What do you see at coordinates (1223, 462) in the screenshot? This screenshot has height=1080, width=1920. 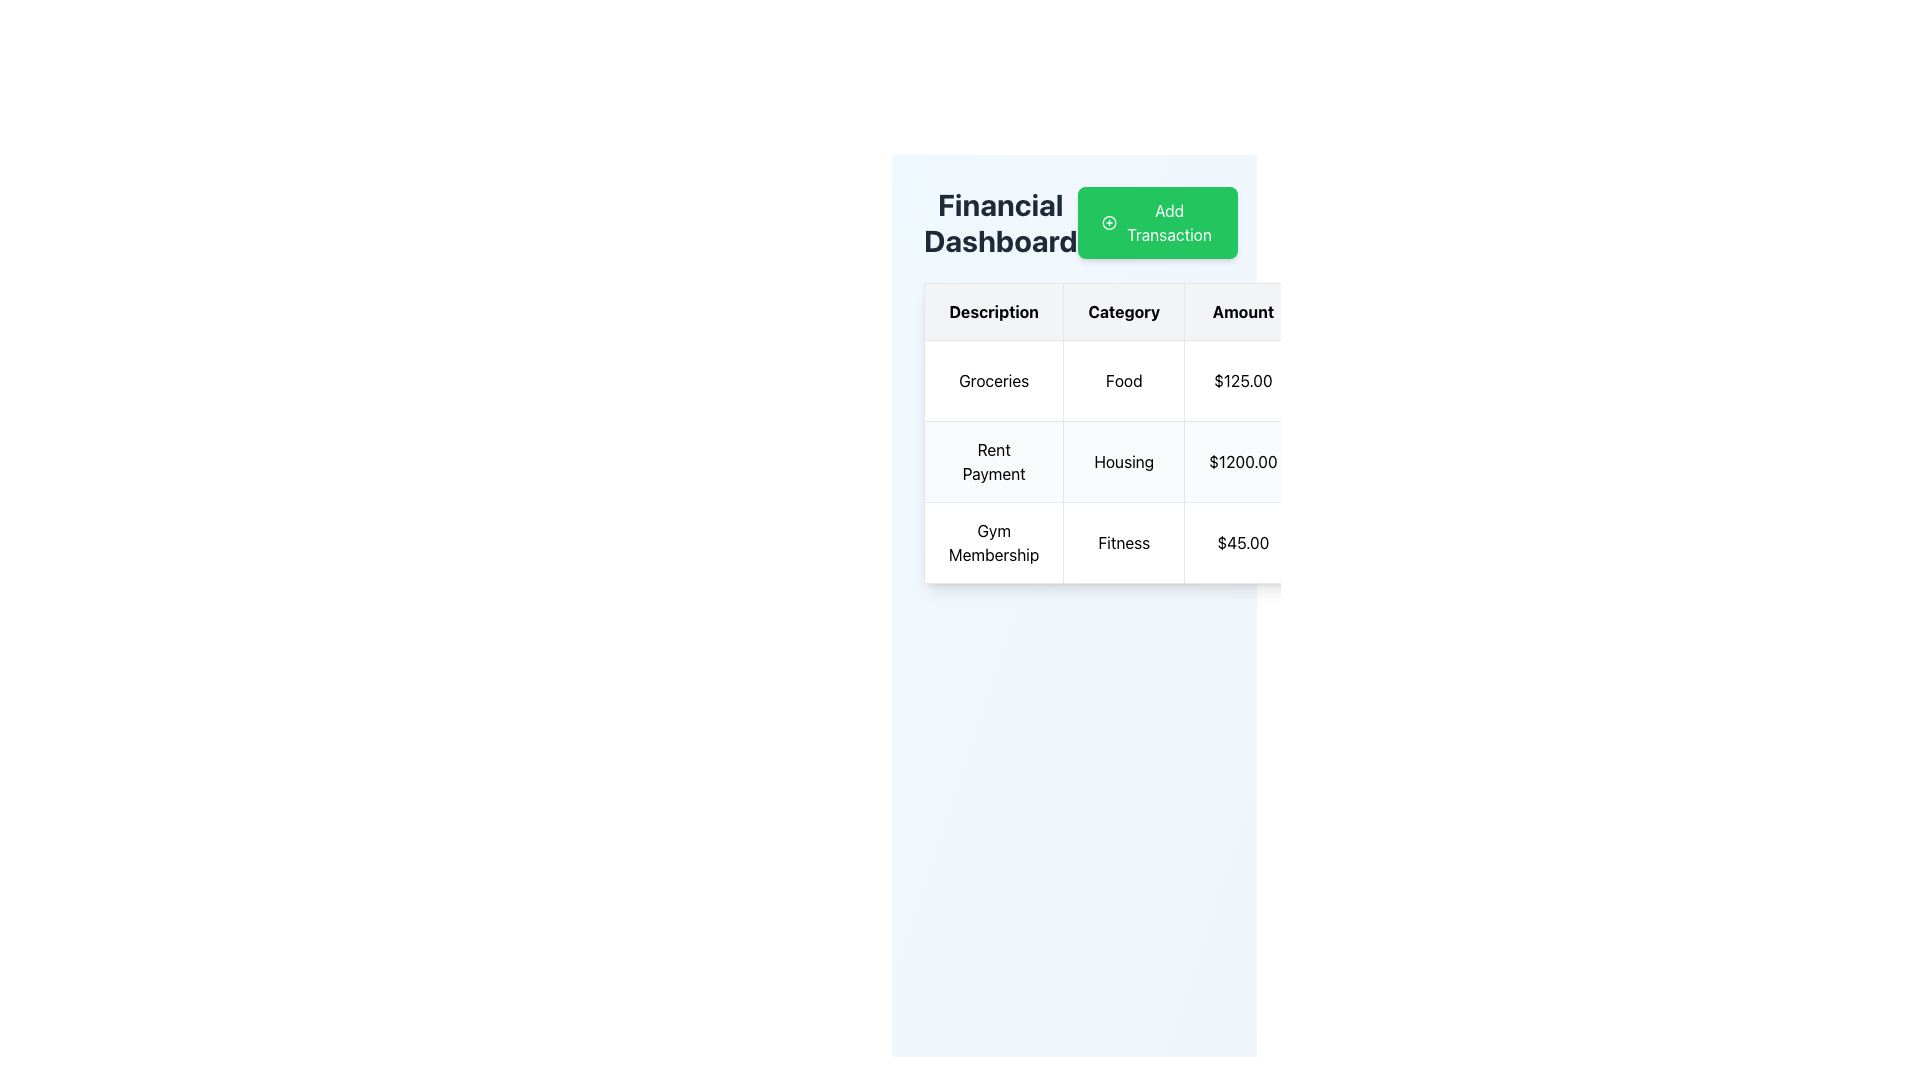 I see `the second row in the transaction table that displays details of a rent payment, including the values 'Rent Payment', 'Housing', '$1200.00', and '2023-10-03'` at bounding box center [1223, 462].